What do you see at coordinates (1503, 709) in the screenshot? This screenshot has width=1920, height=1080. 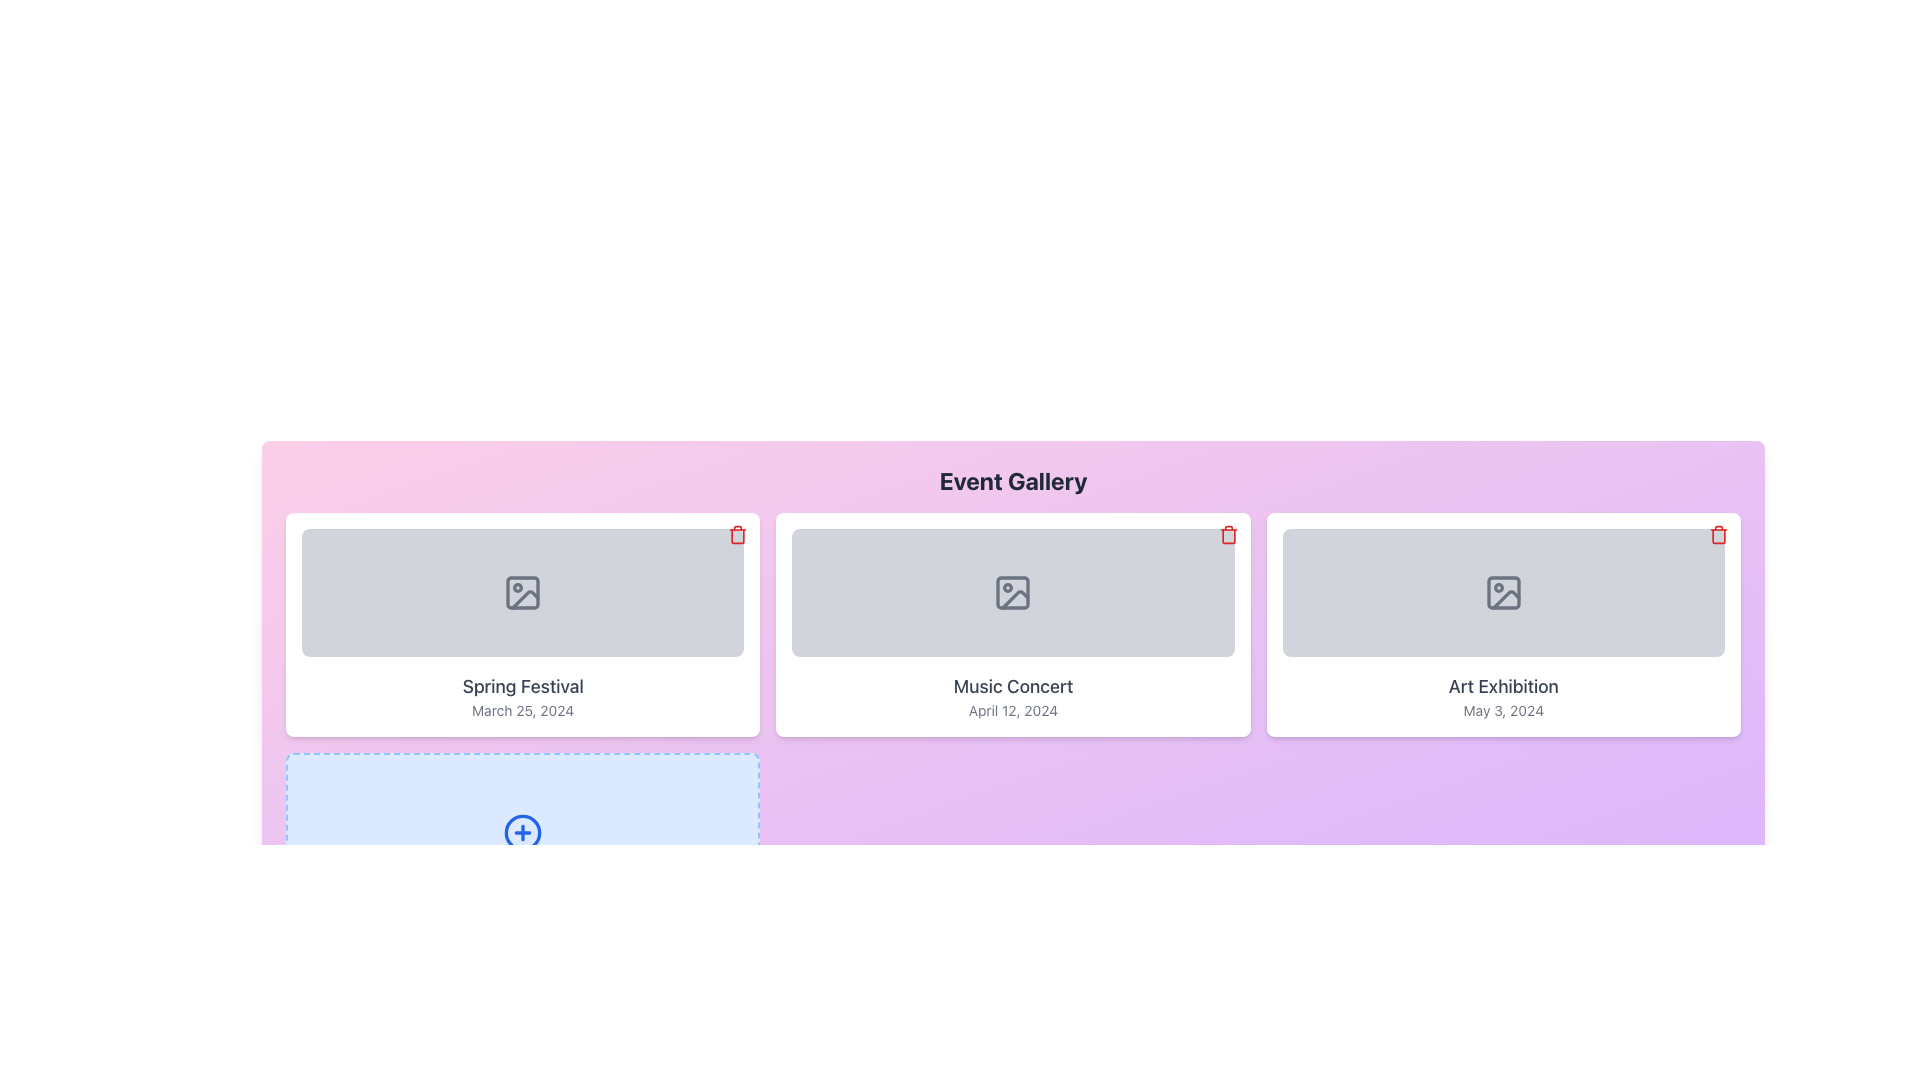 I see `the text label displaying 'May 3, 2024', which is located below the title 'Art Exhibition' in the bottom section of its card` at bounding box center [1503, 709].